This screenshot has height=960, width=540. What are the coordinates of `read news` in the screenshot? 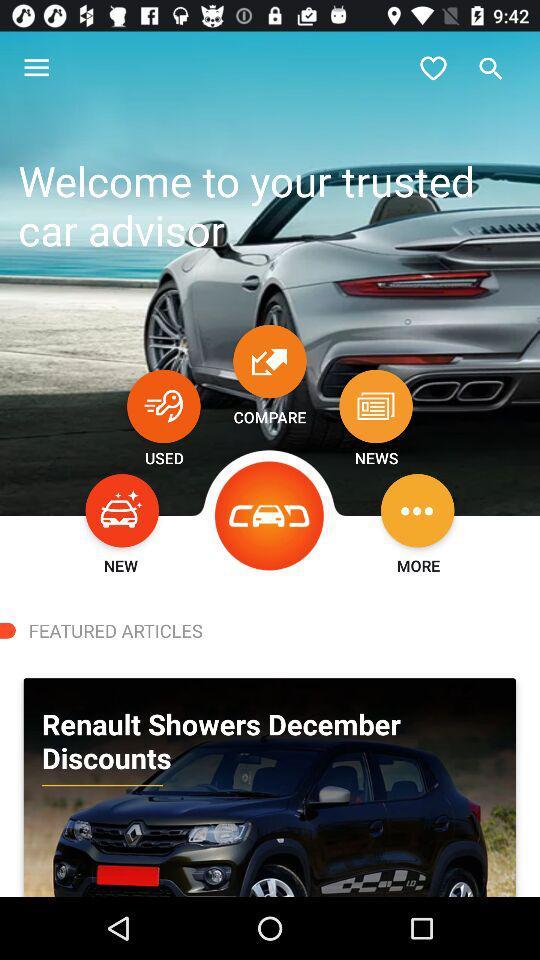 It's located at (376, 405).